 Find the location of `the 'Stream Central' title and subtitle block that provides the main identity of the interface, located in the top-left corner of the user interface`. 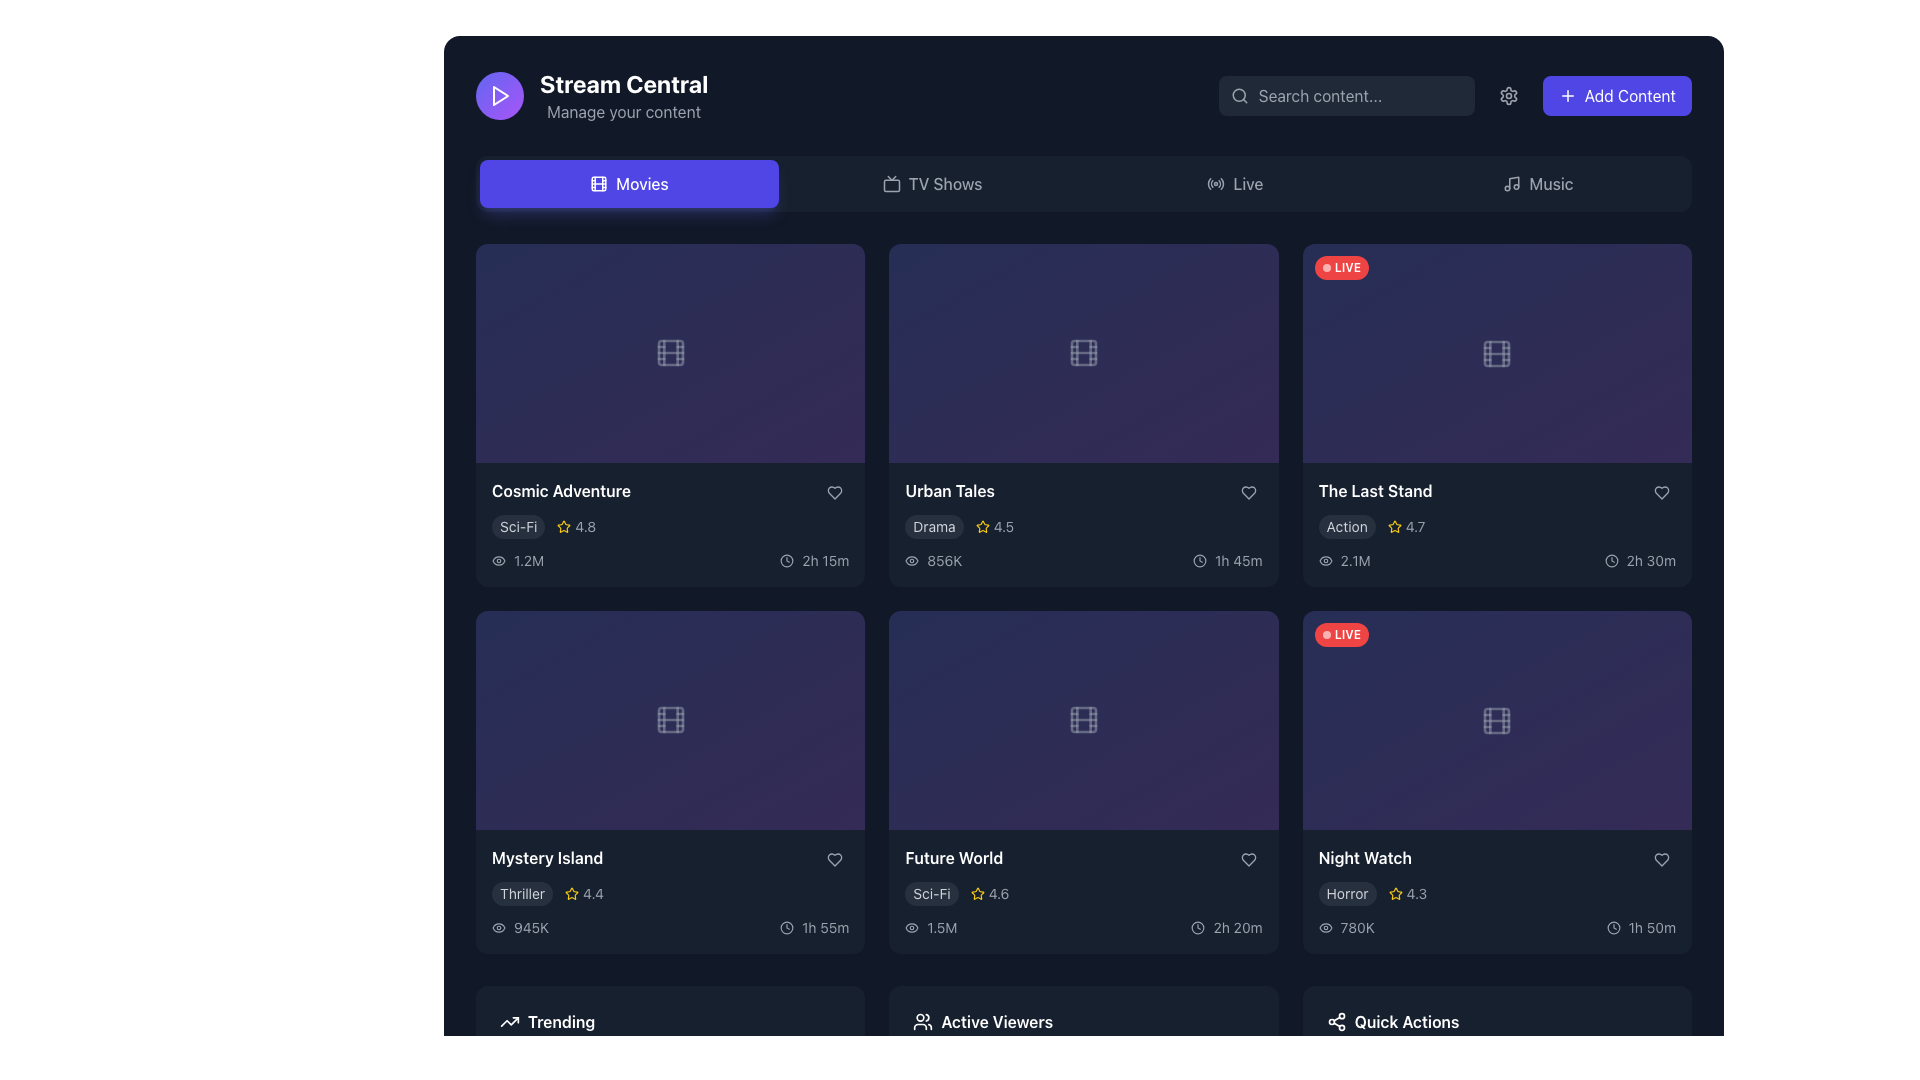

the 'Stream Central' title and subtitle block that provides the main identity of the interface, located in the top-left corner of the user interface is located at coordinates (623, 96).